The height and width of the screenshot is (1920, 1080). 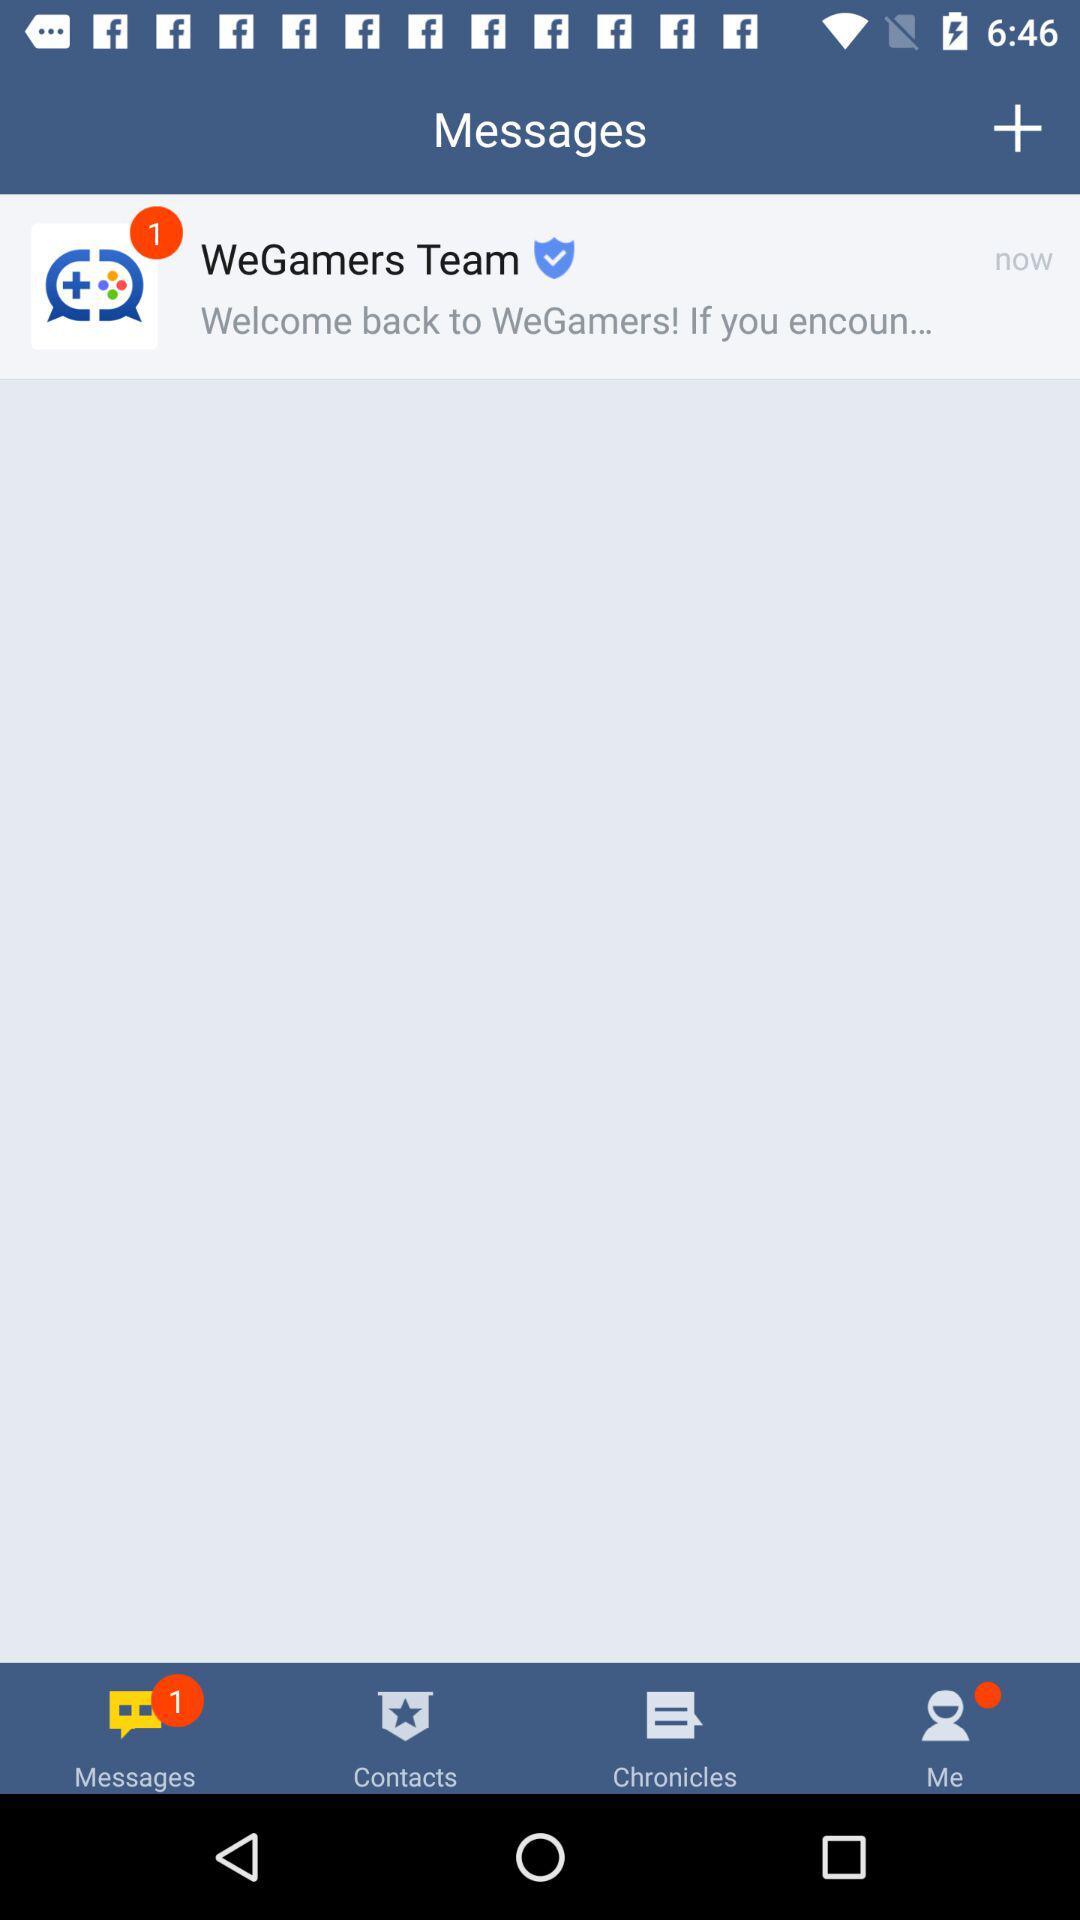 I want to click on the button on the top right corner of the web page, so click(x=1017, y=127).